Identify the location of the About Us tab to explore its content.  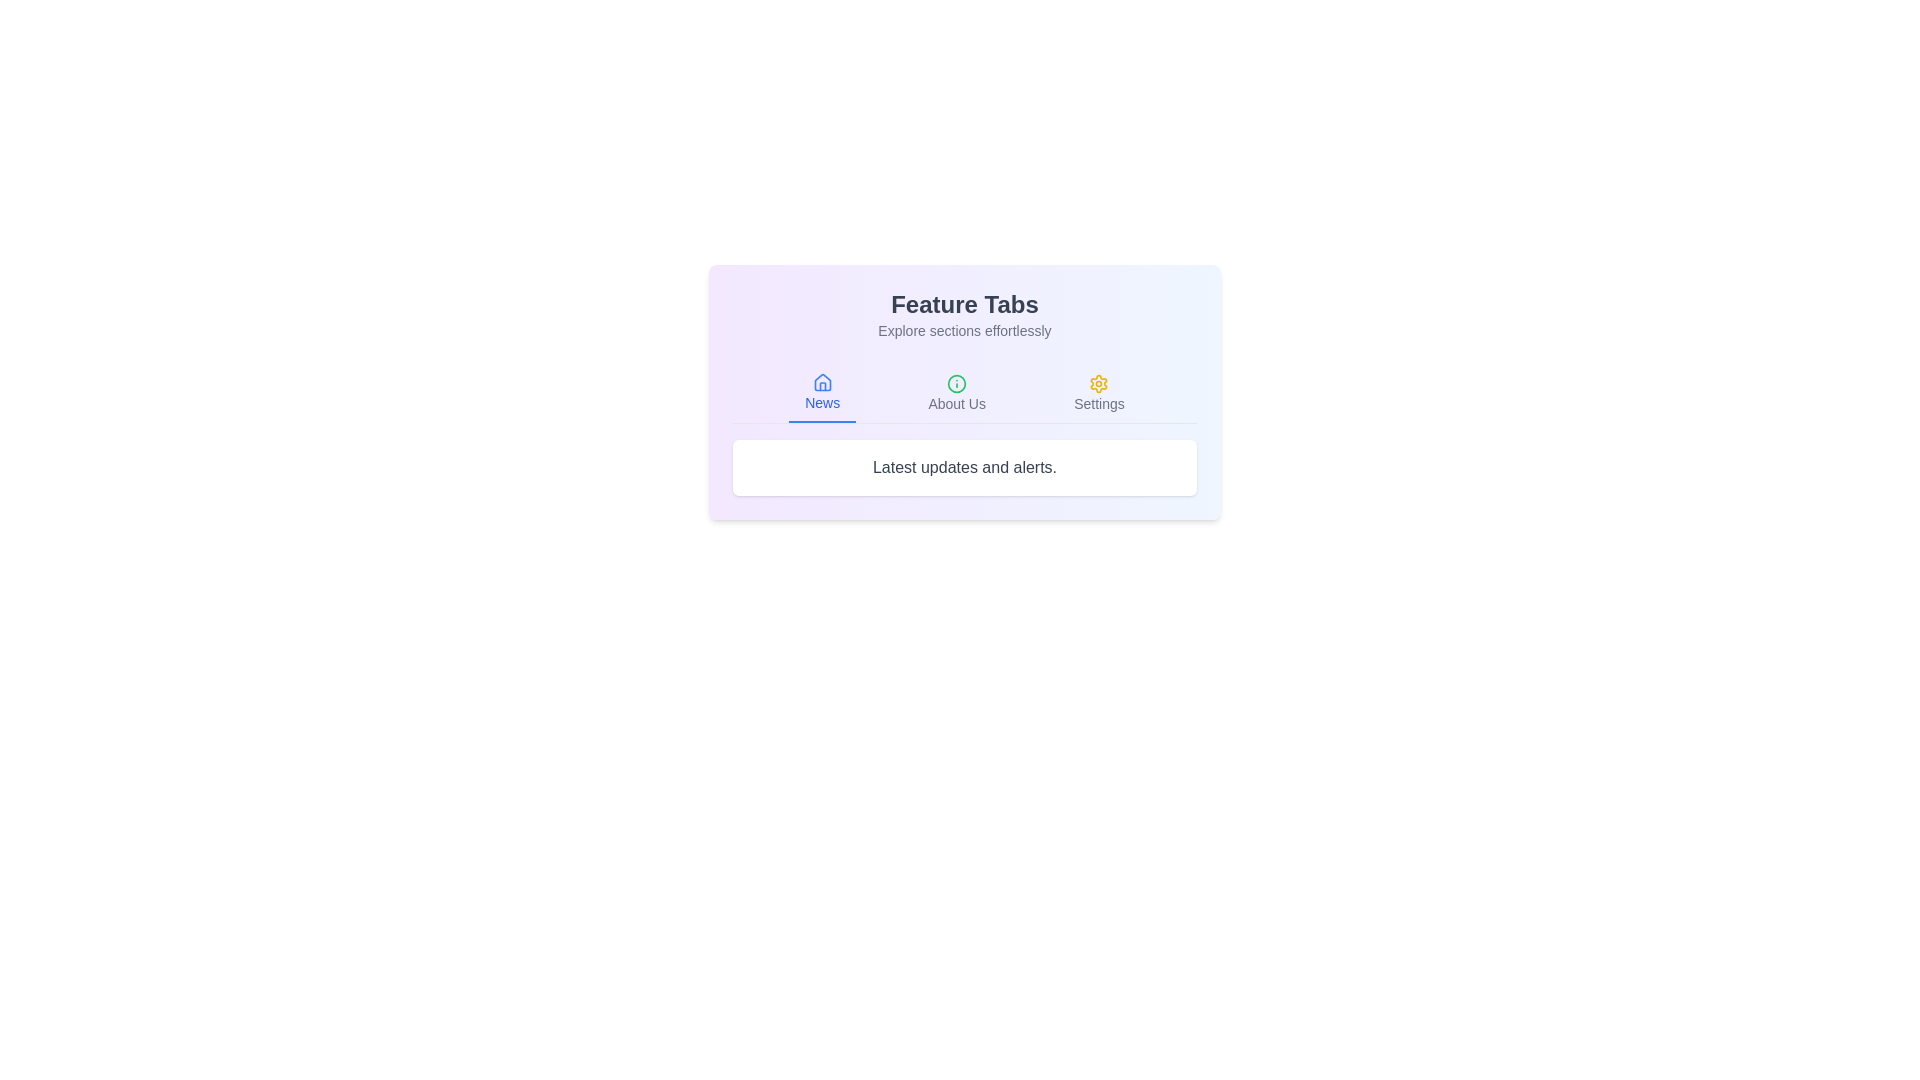
(955, 393).